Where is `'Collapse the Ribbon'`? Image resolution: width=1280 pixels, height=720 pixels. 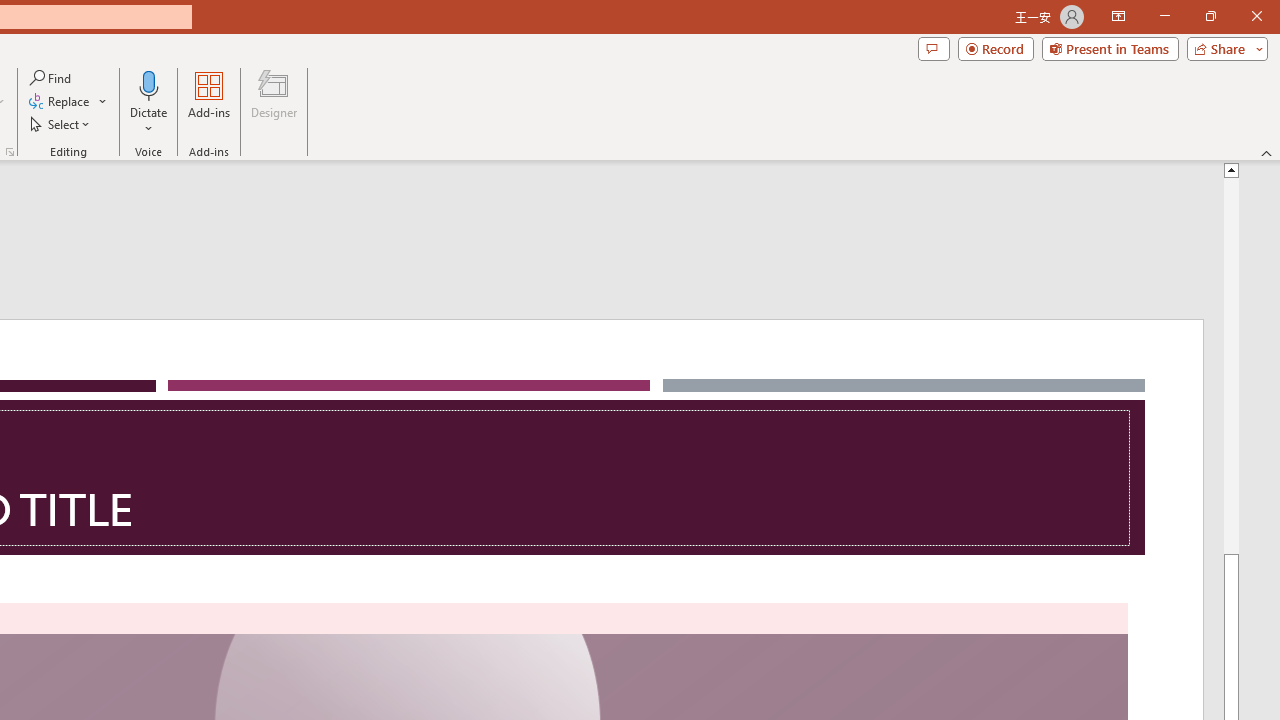
'Collapse the Ribbon' is located at coordinates (1266, 152).